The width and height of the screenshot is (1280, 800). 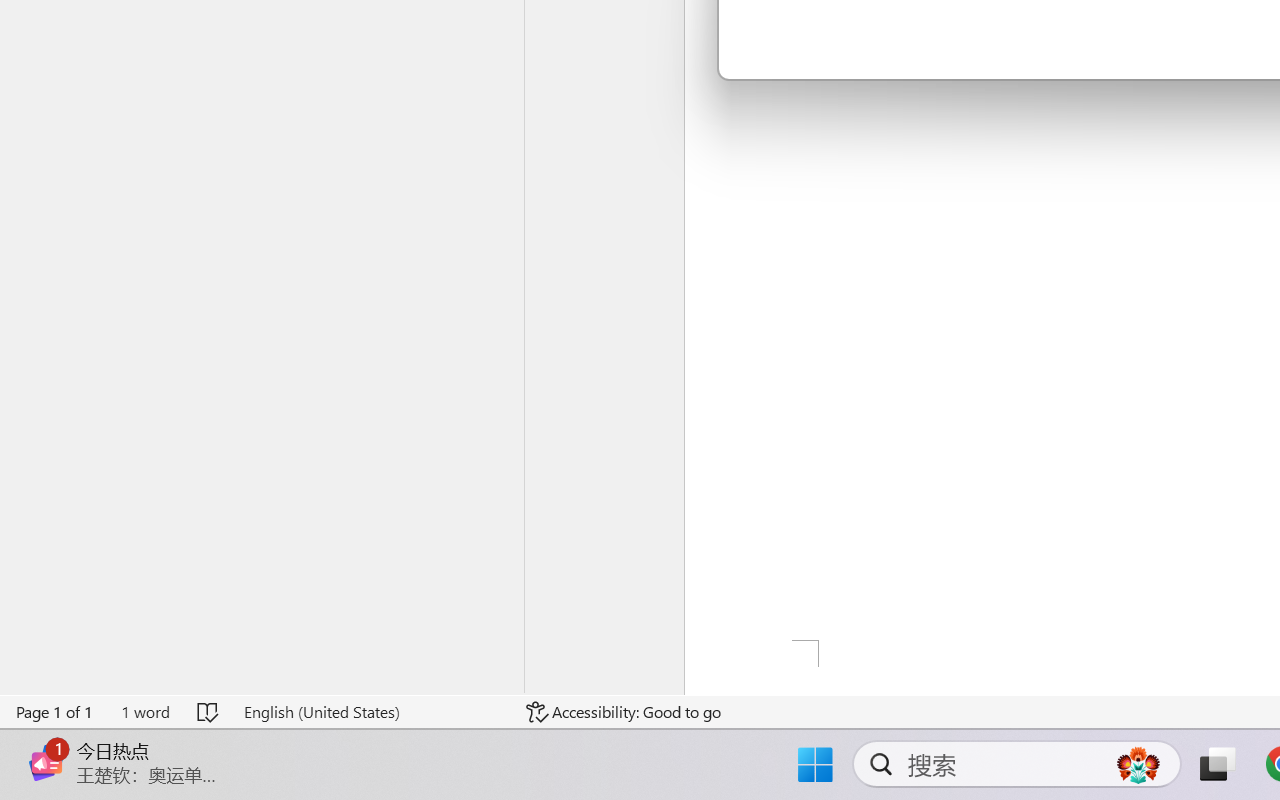 I want to click on 'AutomationID: BadgeAnchorLargeTicker', so click(x=46, y=743).